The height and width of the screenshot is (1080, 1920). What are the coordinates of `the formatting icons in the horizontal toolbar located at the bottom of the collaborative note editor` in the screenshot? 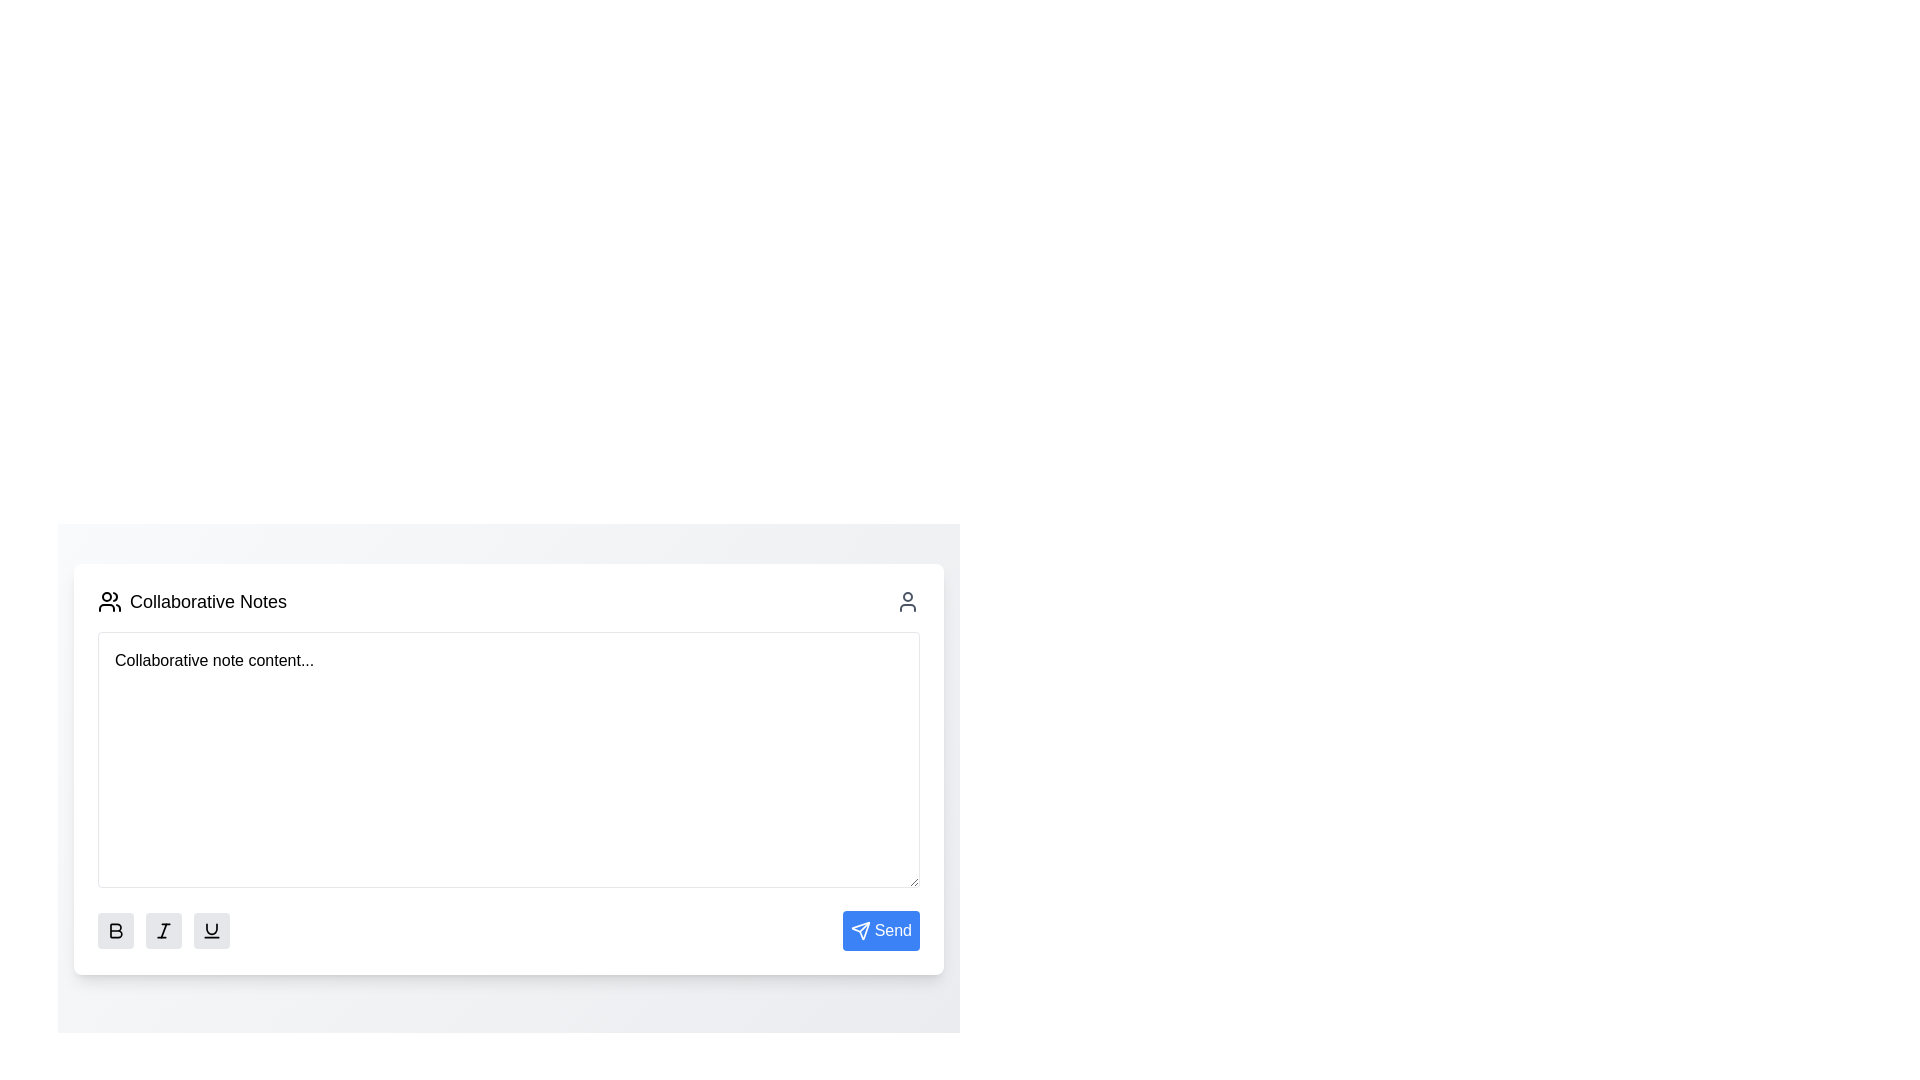 It's located at (508, 930).